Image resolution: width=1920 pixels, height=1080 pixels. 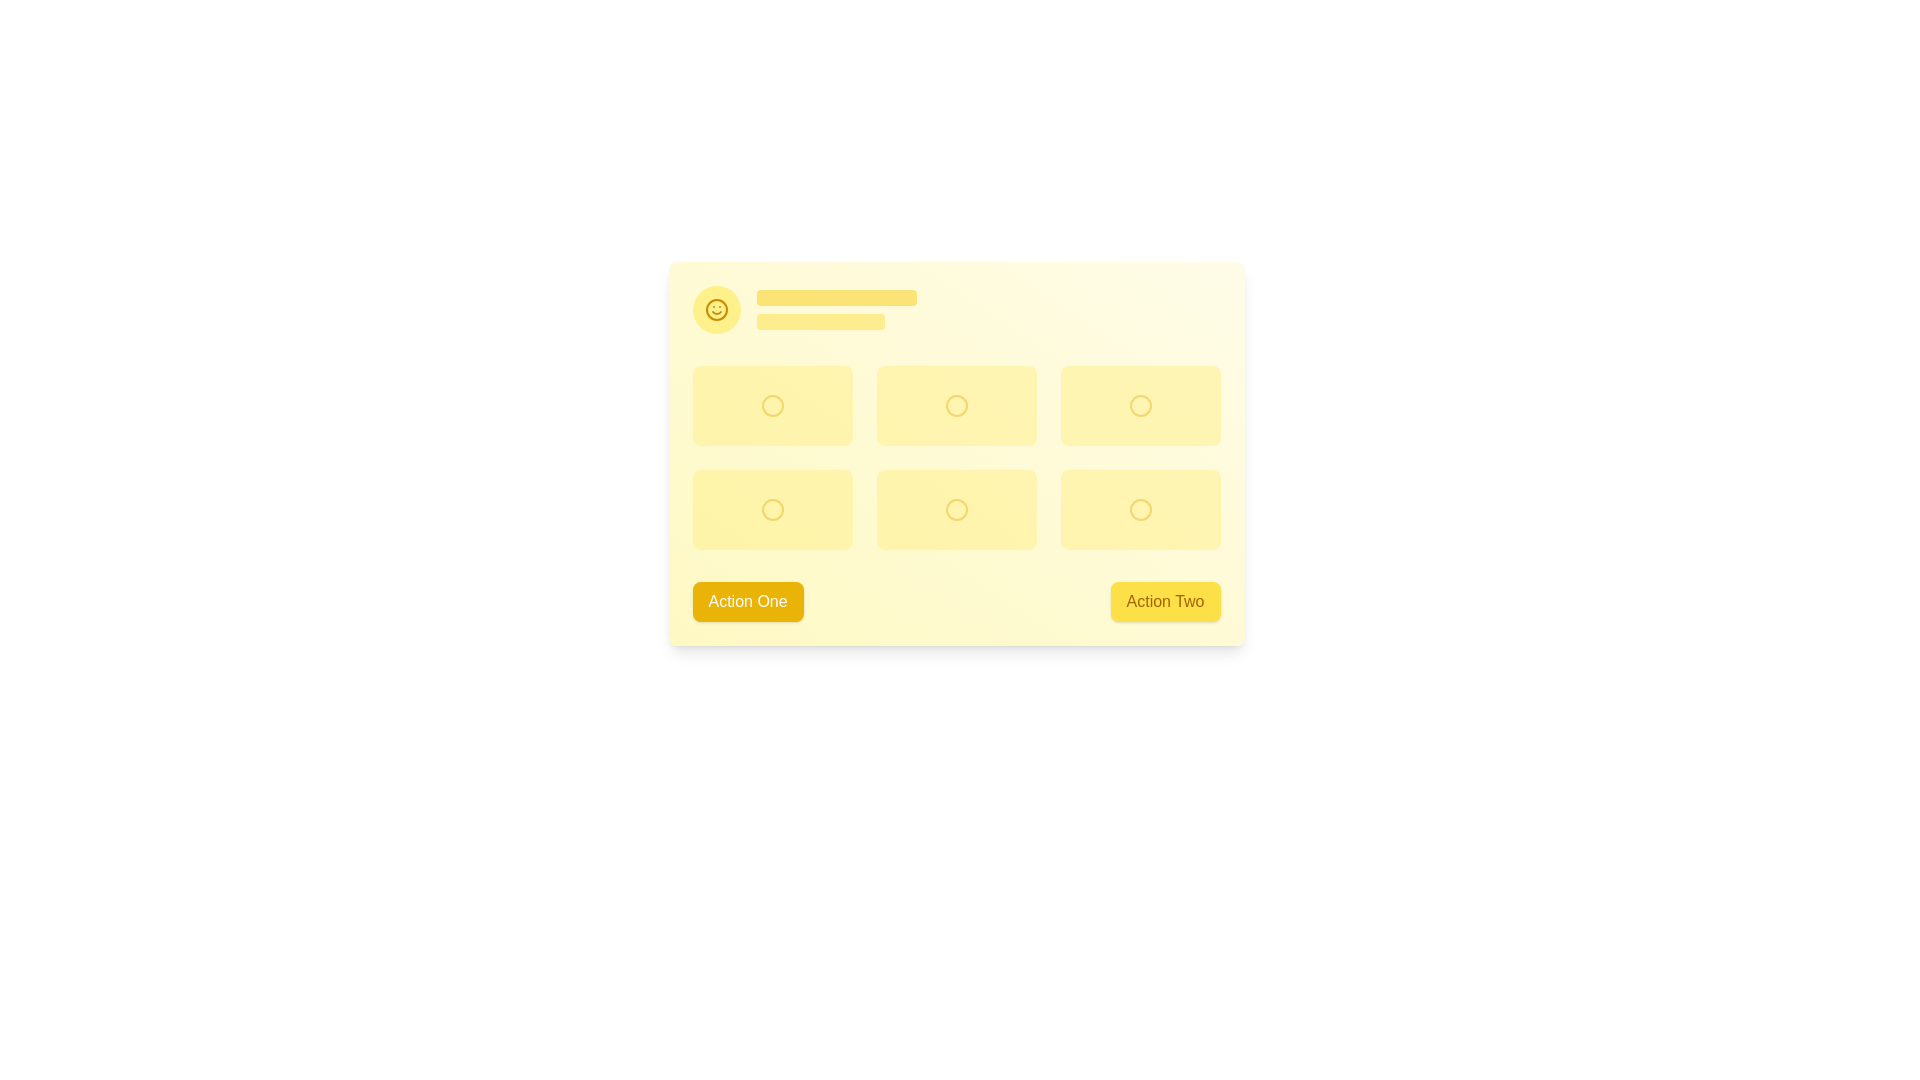 I want to click on the rectangular button with rounded corners, yellow background, and white text reading 'Action One', so click(x=747, y=600).